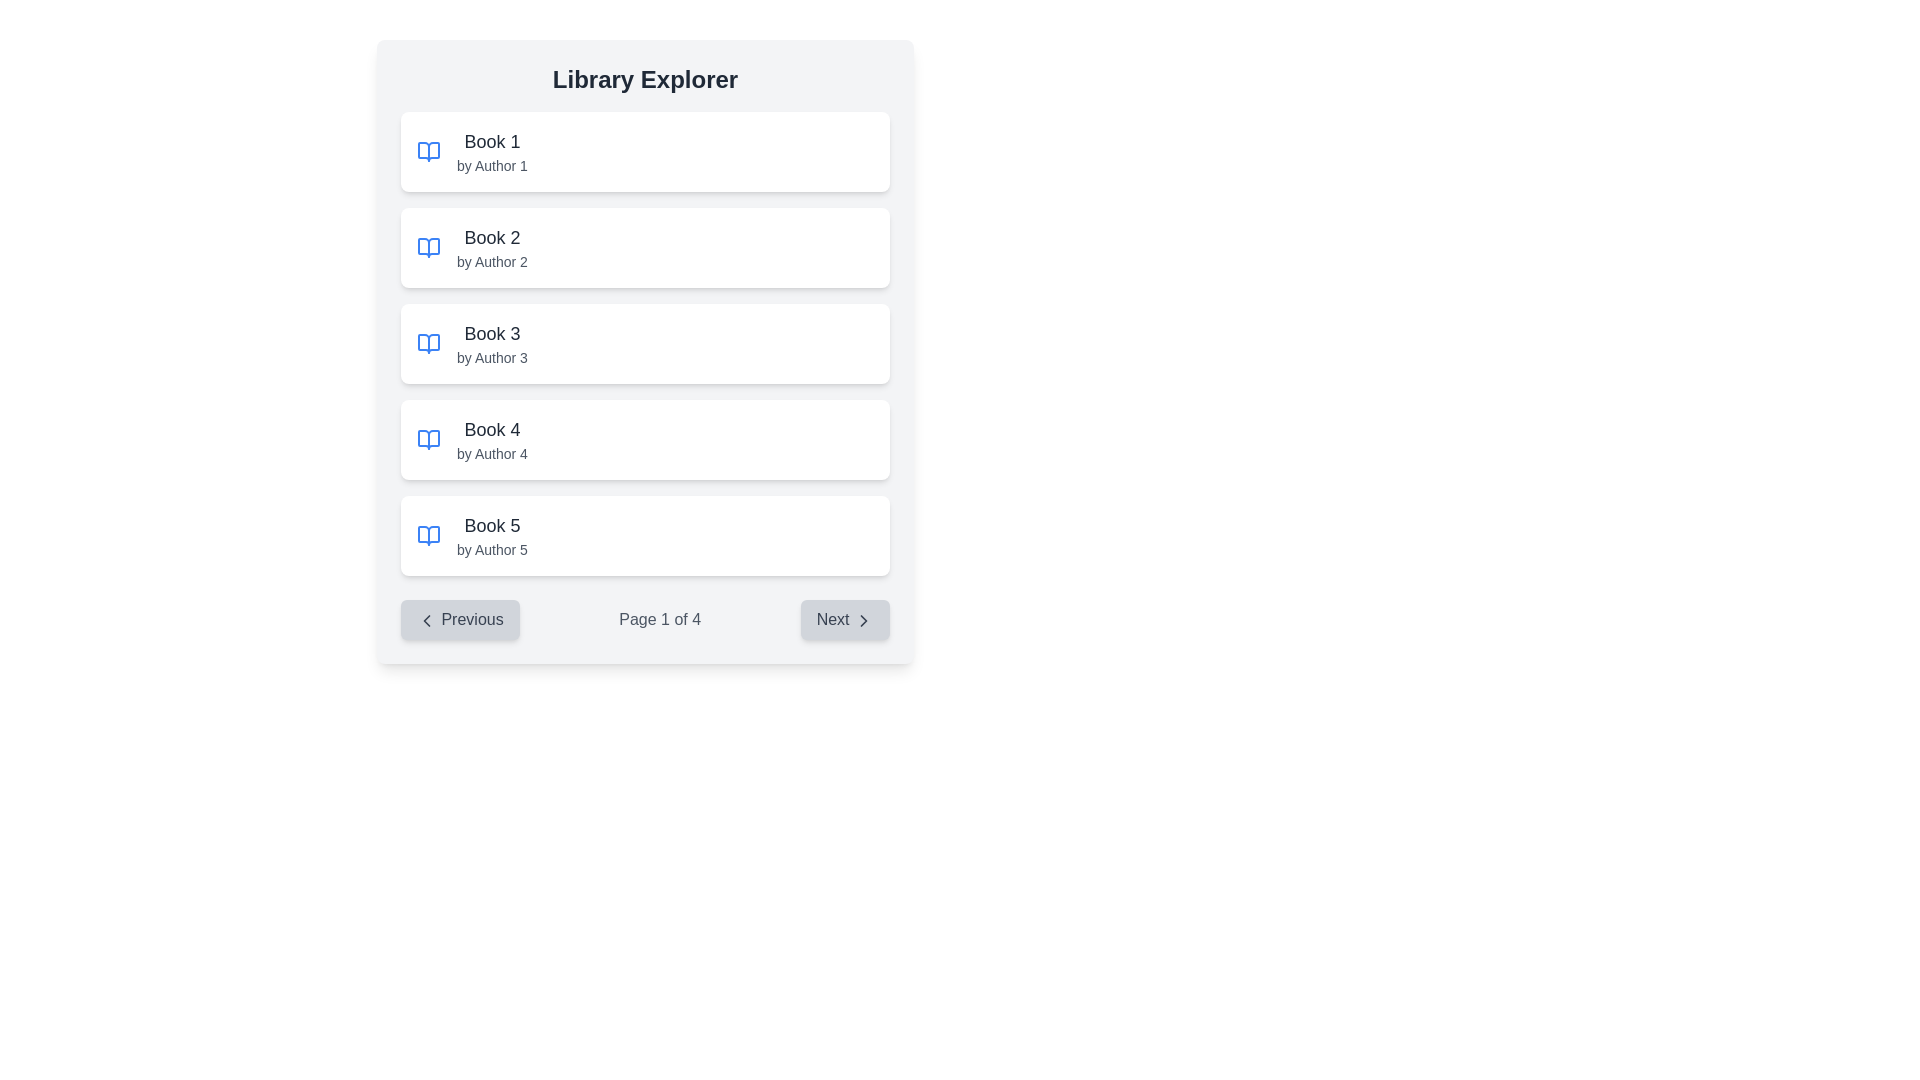  What do you see at coordinates (427, 150) in the screenshot?
I see `the open book icon, which is the leftmost component in the row for 'Book 1' under 'Library Explorer'` at bounding box center [427, 150].